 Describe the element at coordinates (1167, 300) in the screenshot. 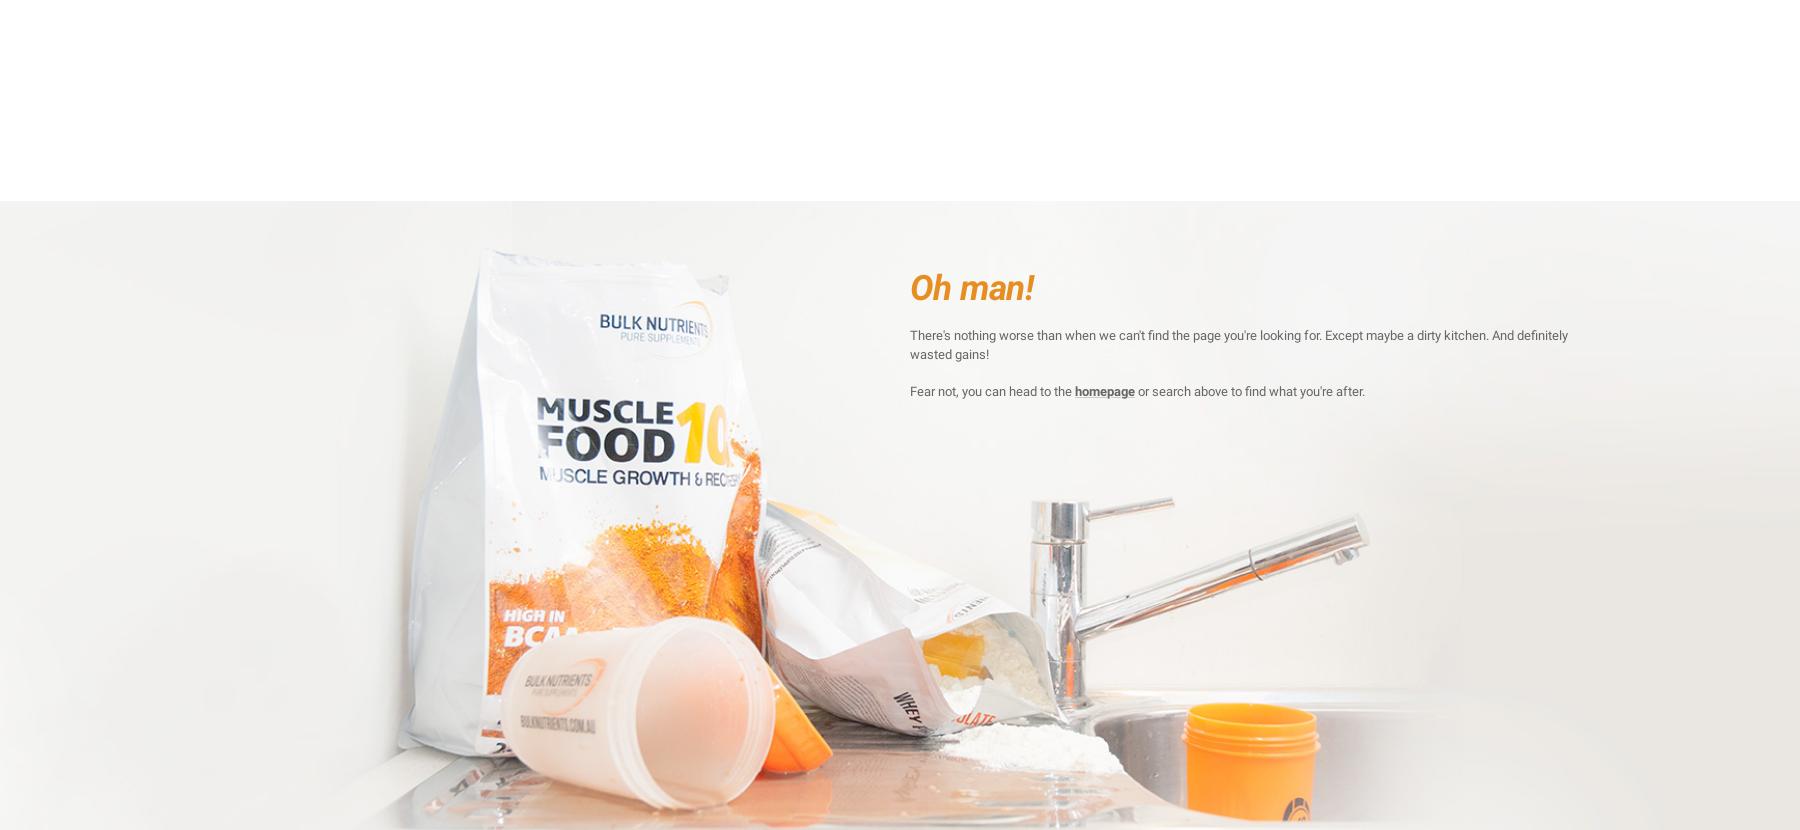

I see `'11 minutes'` at that location.